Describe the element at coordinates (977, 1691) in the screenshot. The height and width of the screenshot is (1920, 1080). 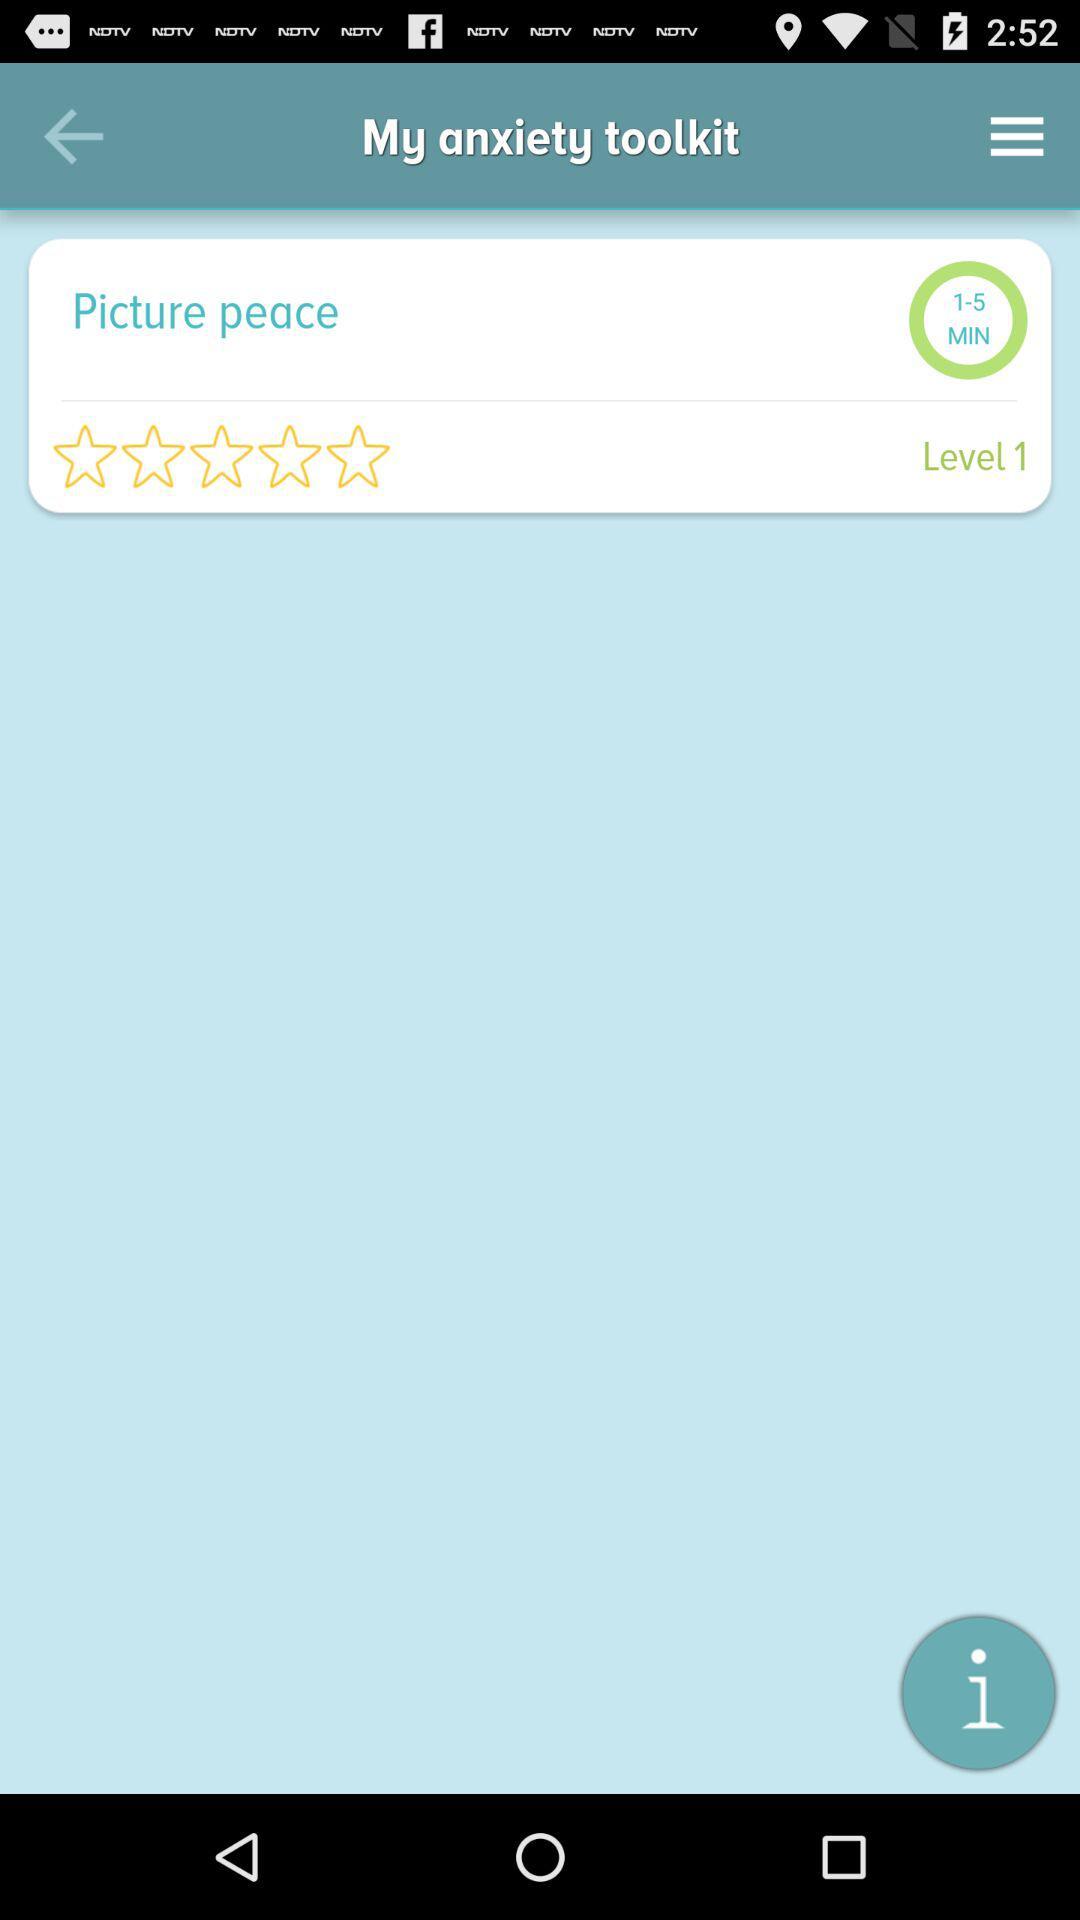
I see `about` at that location.